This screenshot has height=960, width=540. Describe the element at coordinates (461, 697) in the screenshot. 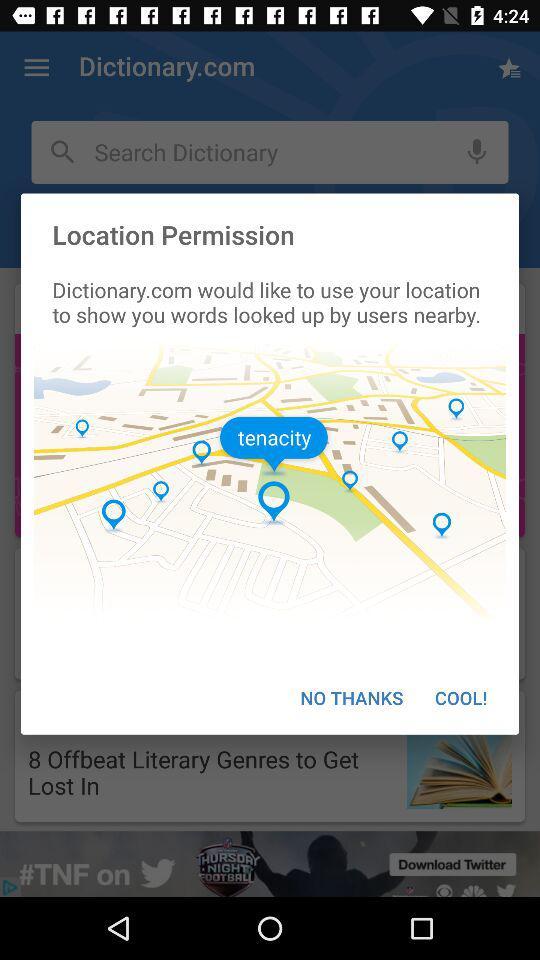

I see `cool! item` at that location.